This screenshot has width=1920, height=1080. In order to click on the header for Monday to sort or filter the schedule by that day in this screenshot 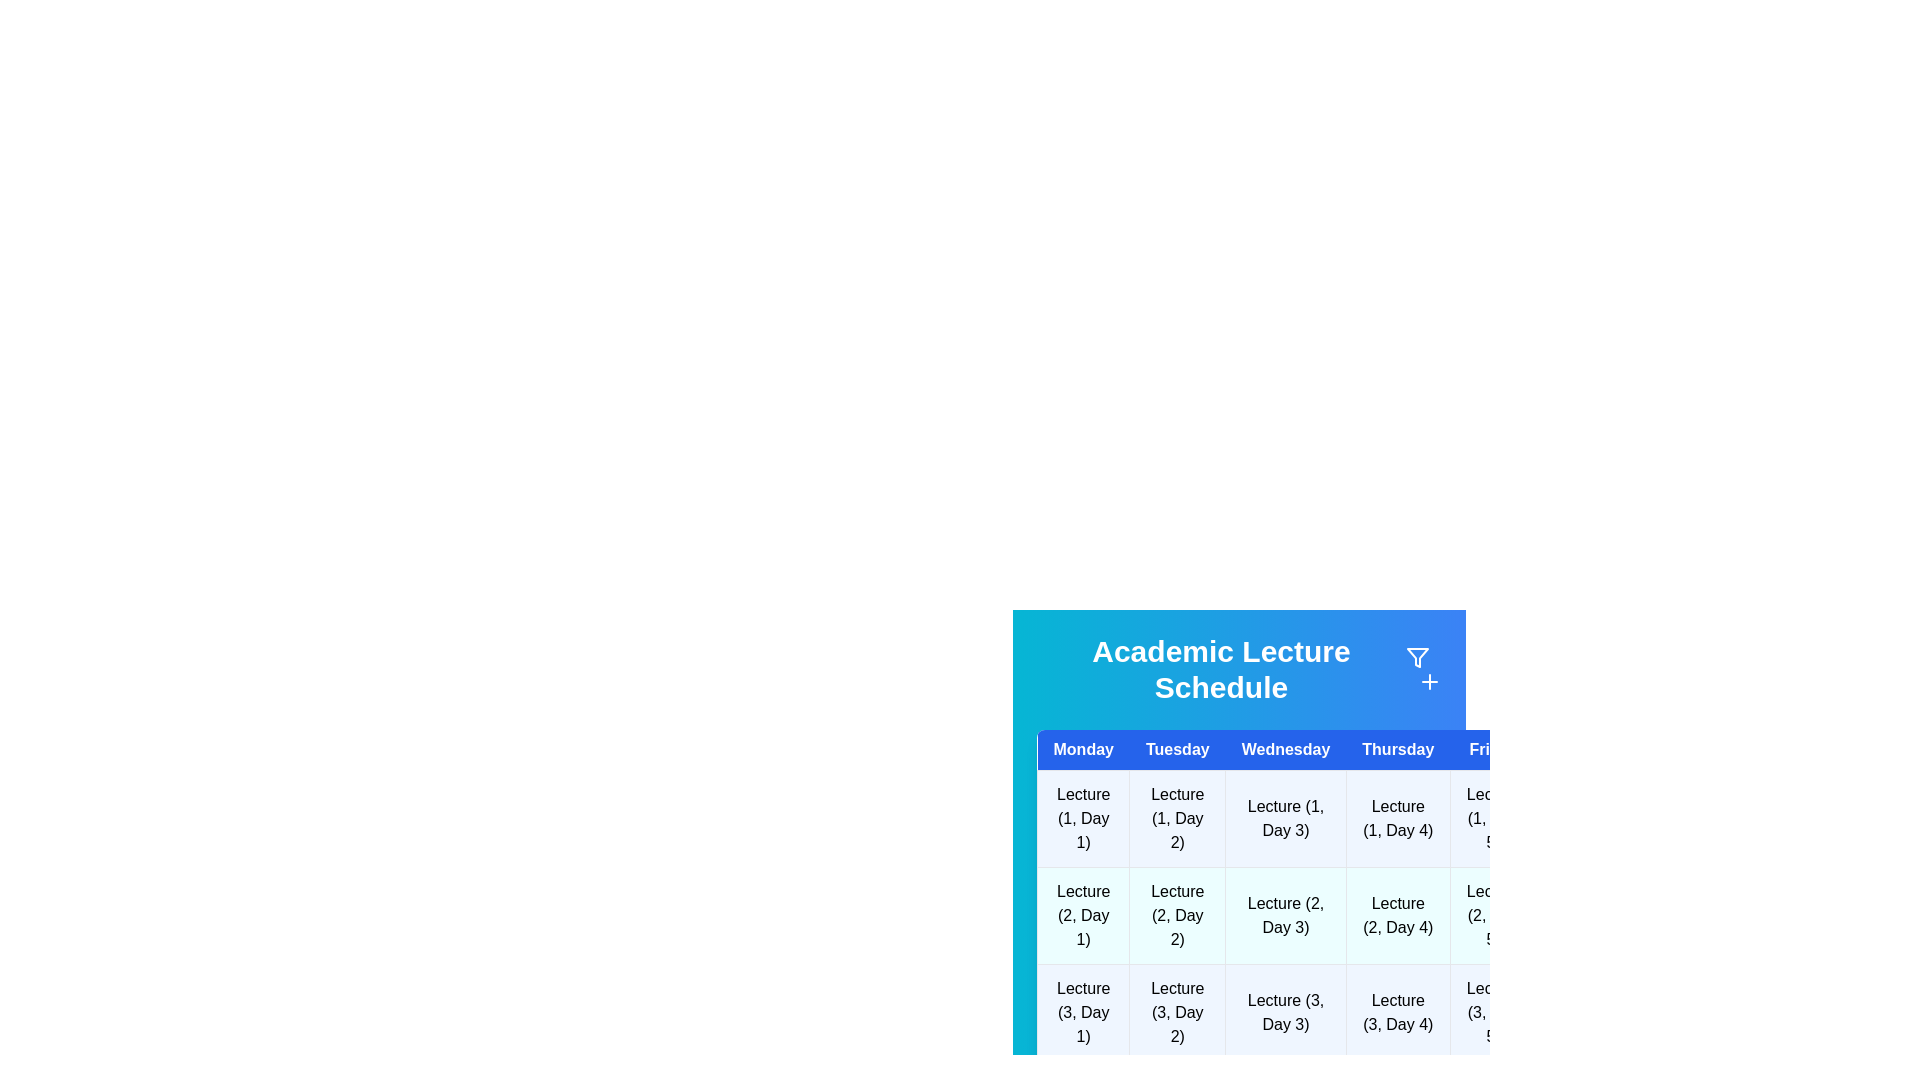, I will do `click(1082, 750)`.